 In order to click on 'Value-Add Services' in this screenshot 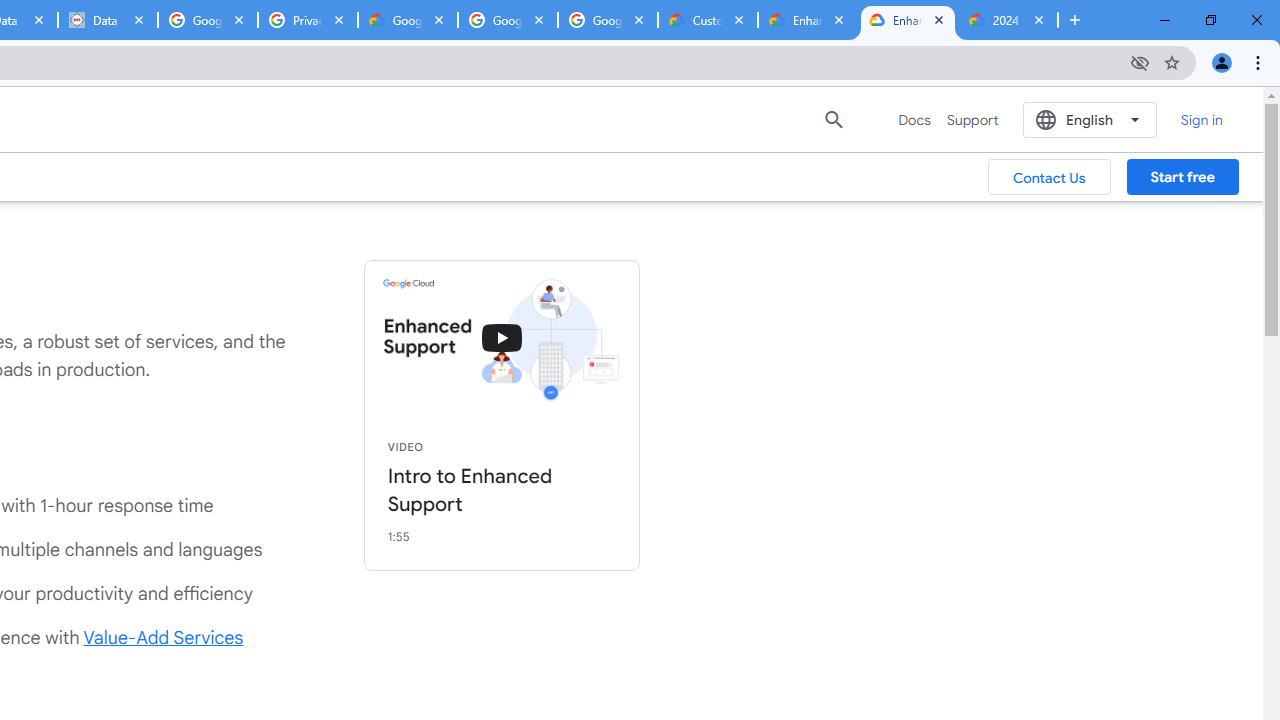, I will do `click(163, 637)`.